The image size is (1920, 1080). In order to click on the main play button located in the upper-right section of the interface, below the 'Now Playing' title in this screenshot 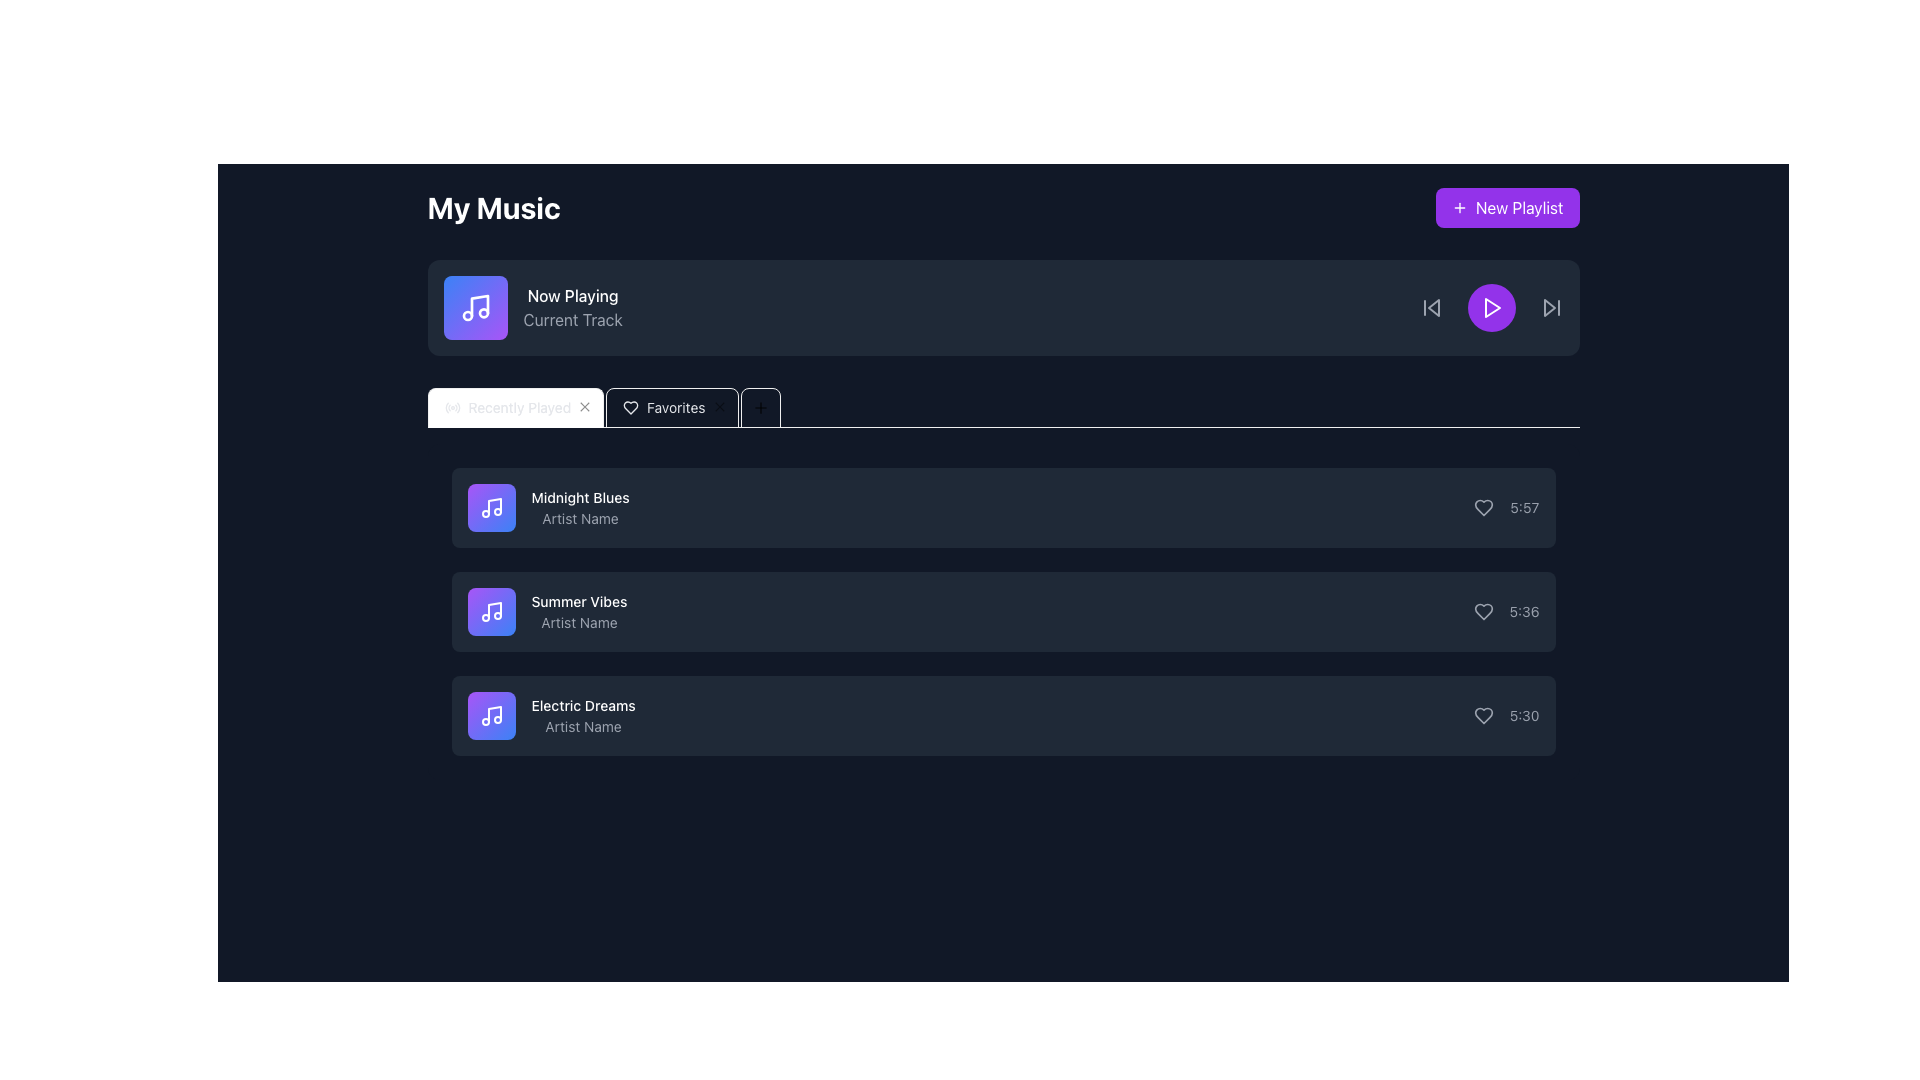, I will do `click(1491, 308)`.